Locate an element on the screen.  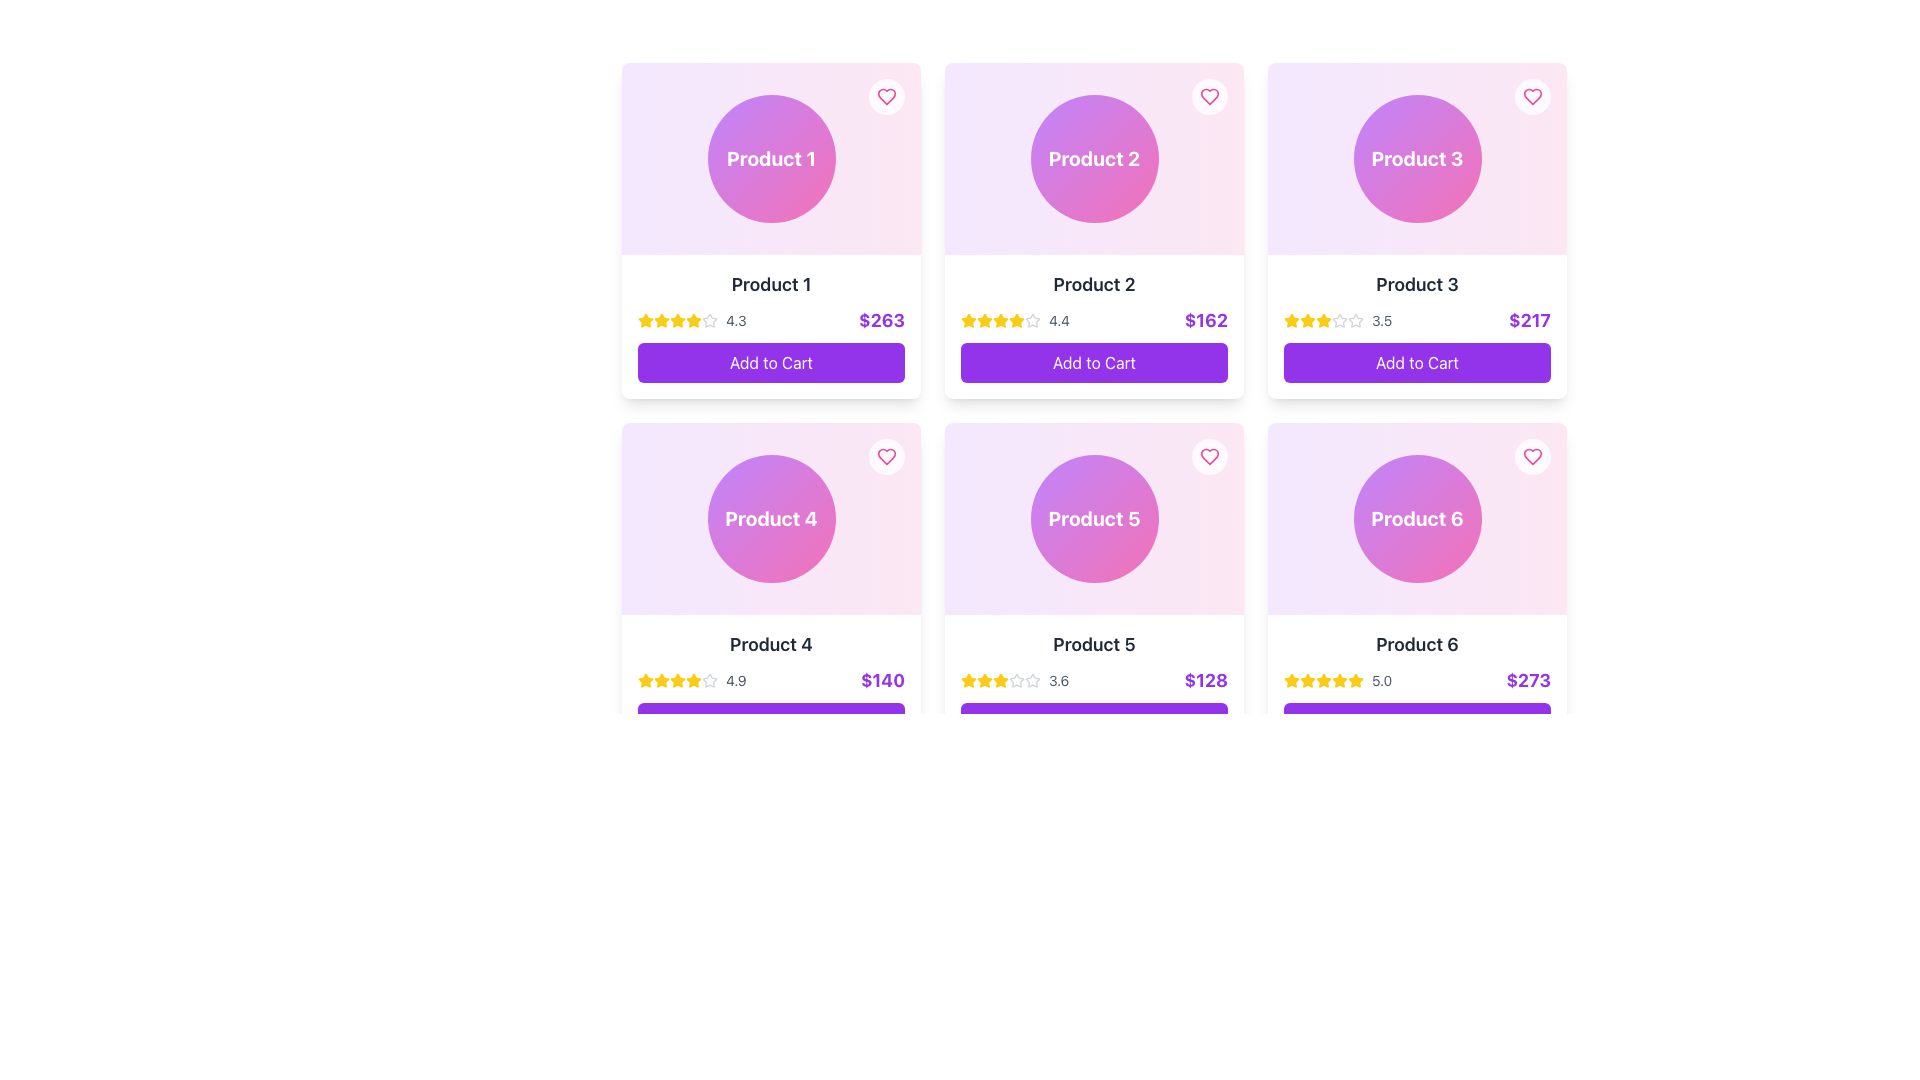
the appearance of the gray-colored outlined star icon with a hollow center, which is the last icon in a series of five star icons in the rating system for 'Product 4' is located at coordinates (710, 680).